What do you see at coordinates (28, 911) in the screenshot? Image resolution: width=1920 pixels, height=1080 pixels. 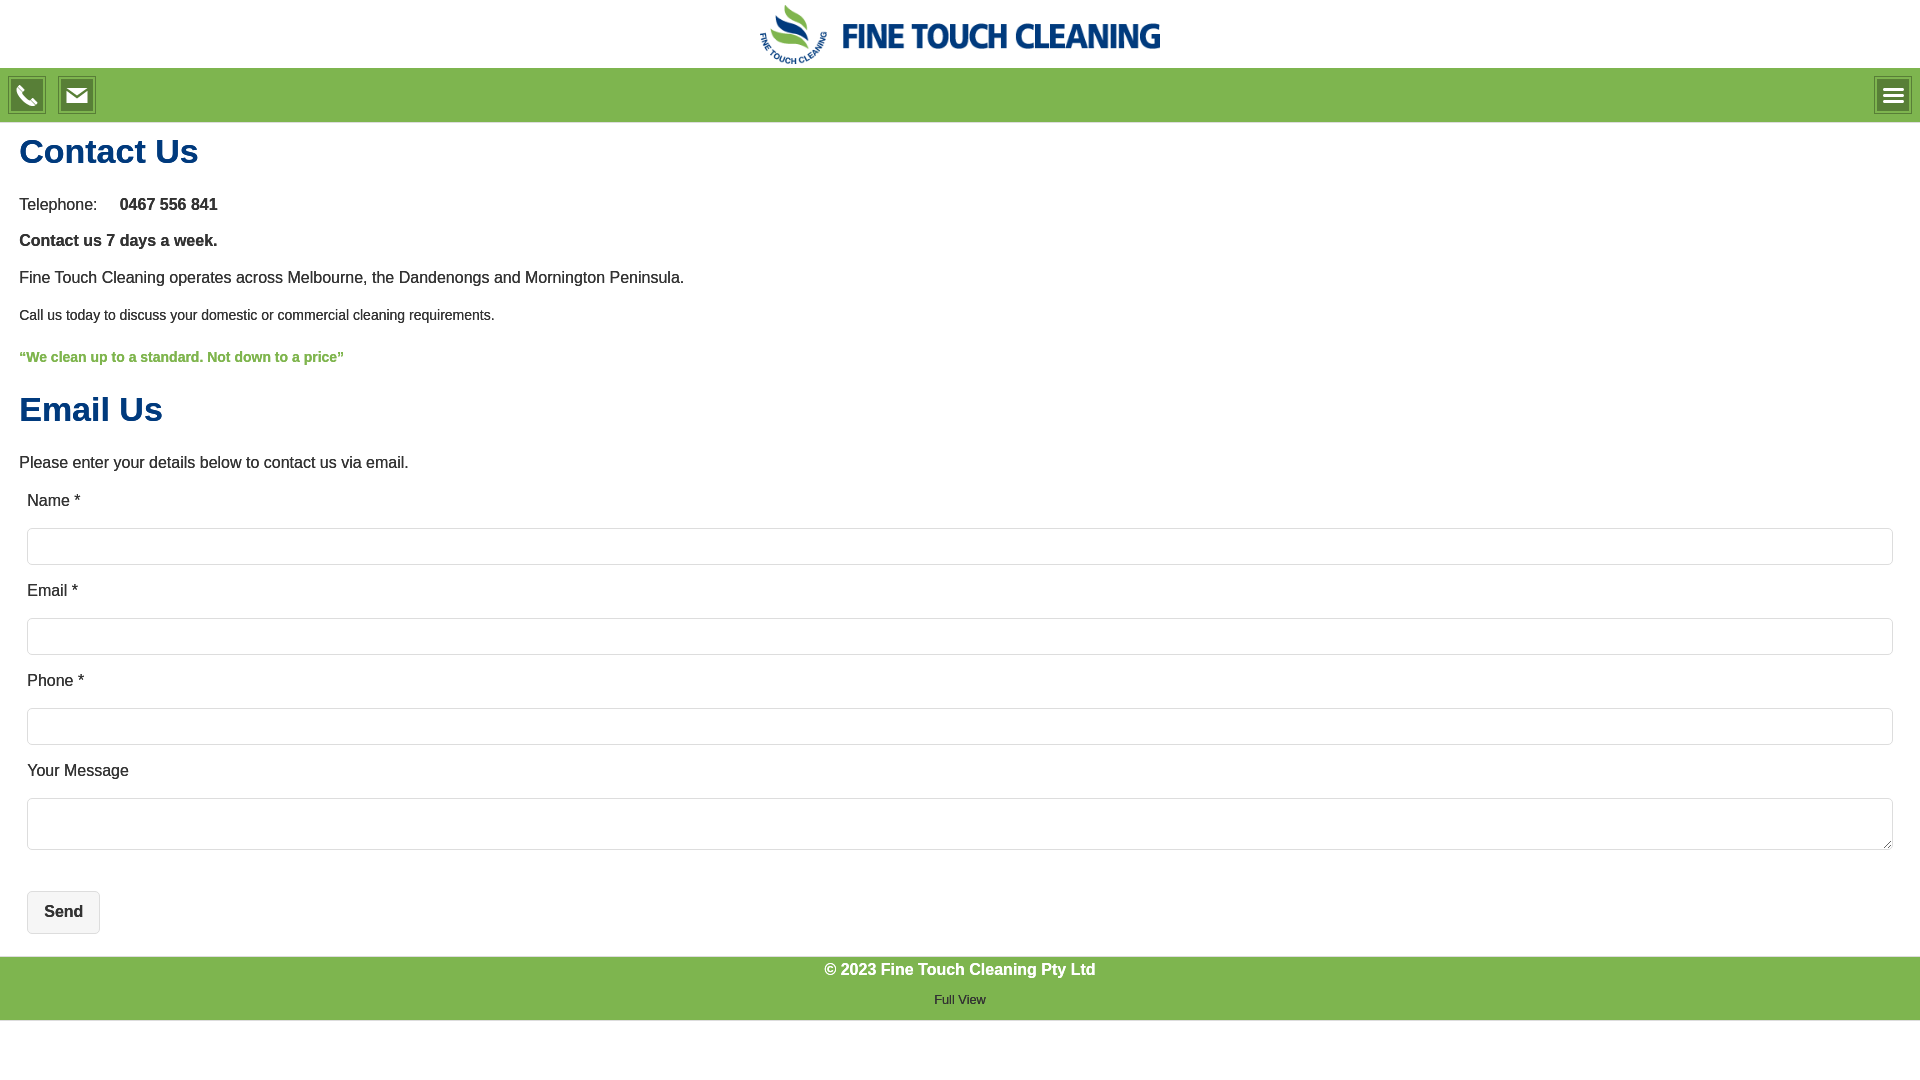 I see `'Send'` at bounding box center [28, 911].